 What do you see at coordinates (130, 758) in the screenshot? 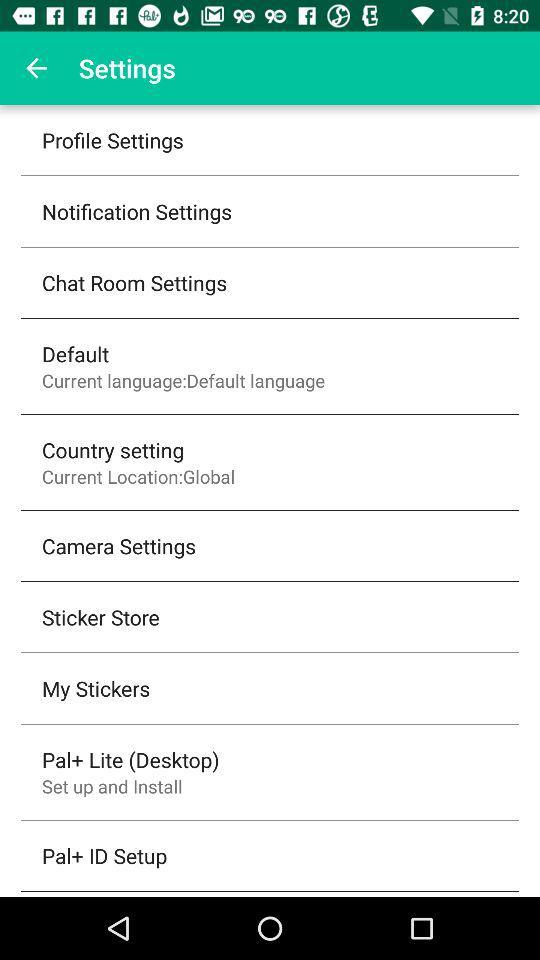
I see `the item below the my stickers item` at bounding box center [130, 758].